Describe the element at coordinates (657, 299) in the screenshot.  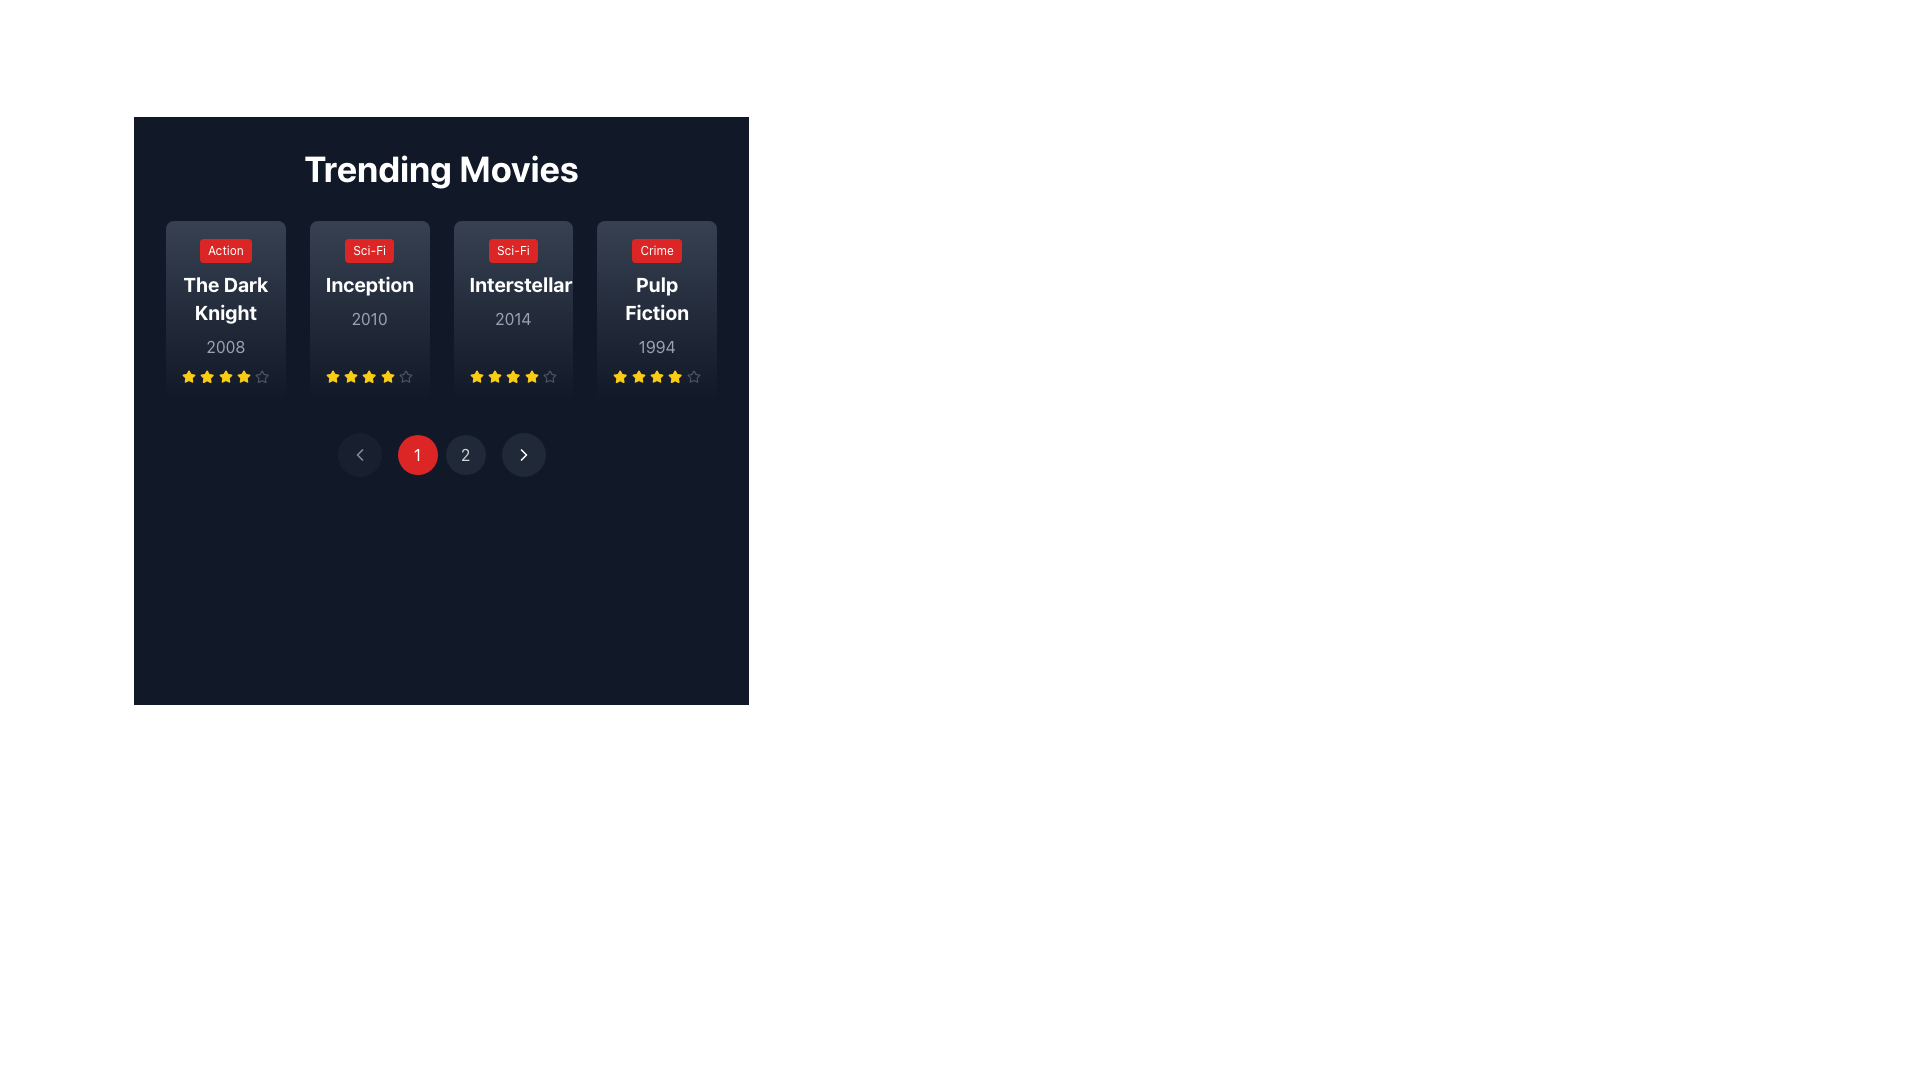
I see `the bolded text label displaying the movie title 'Pulp Fiction', which is centrally located within its card layout, below the red tag labeled 'Crime' and above the year '1994'` at that location.